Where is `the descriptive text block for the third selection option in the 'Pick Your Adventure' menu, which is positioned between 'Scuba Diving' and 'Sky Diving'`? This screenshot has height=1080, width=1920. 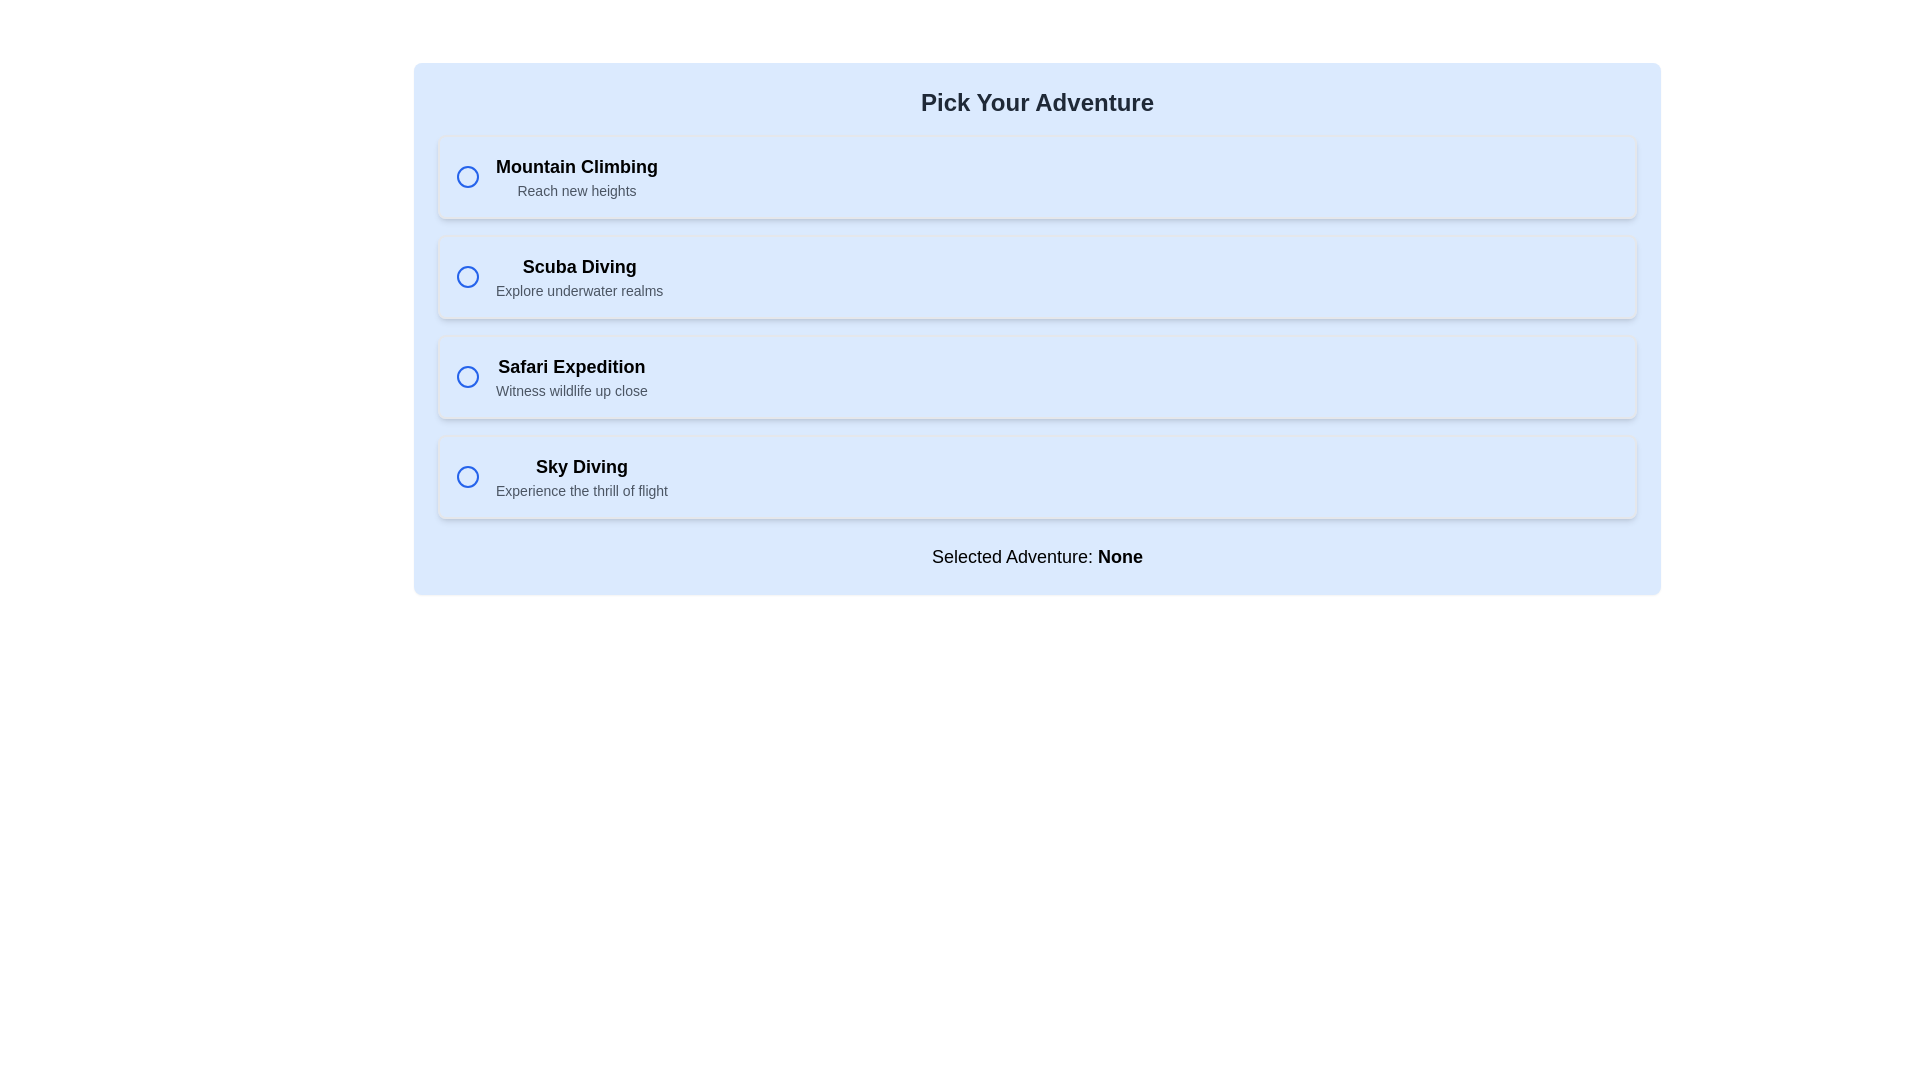 the descriptive text block for the third selection option in the 'Pick Your Adventure' menu, which is positioned between 'Scuba Diving' and 'Sky Diving' is located at coordinates (570, 377).